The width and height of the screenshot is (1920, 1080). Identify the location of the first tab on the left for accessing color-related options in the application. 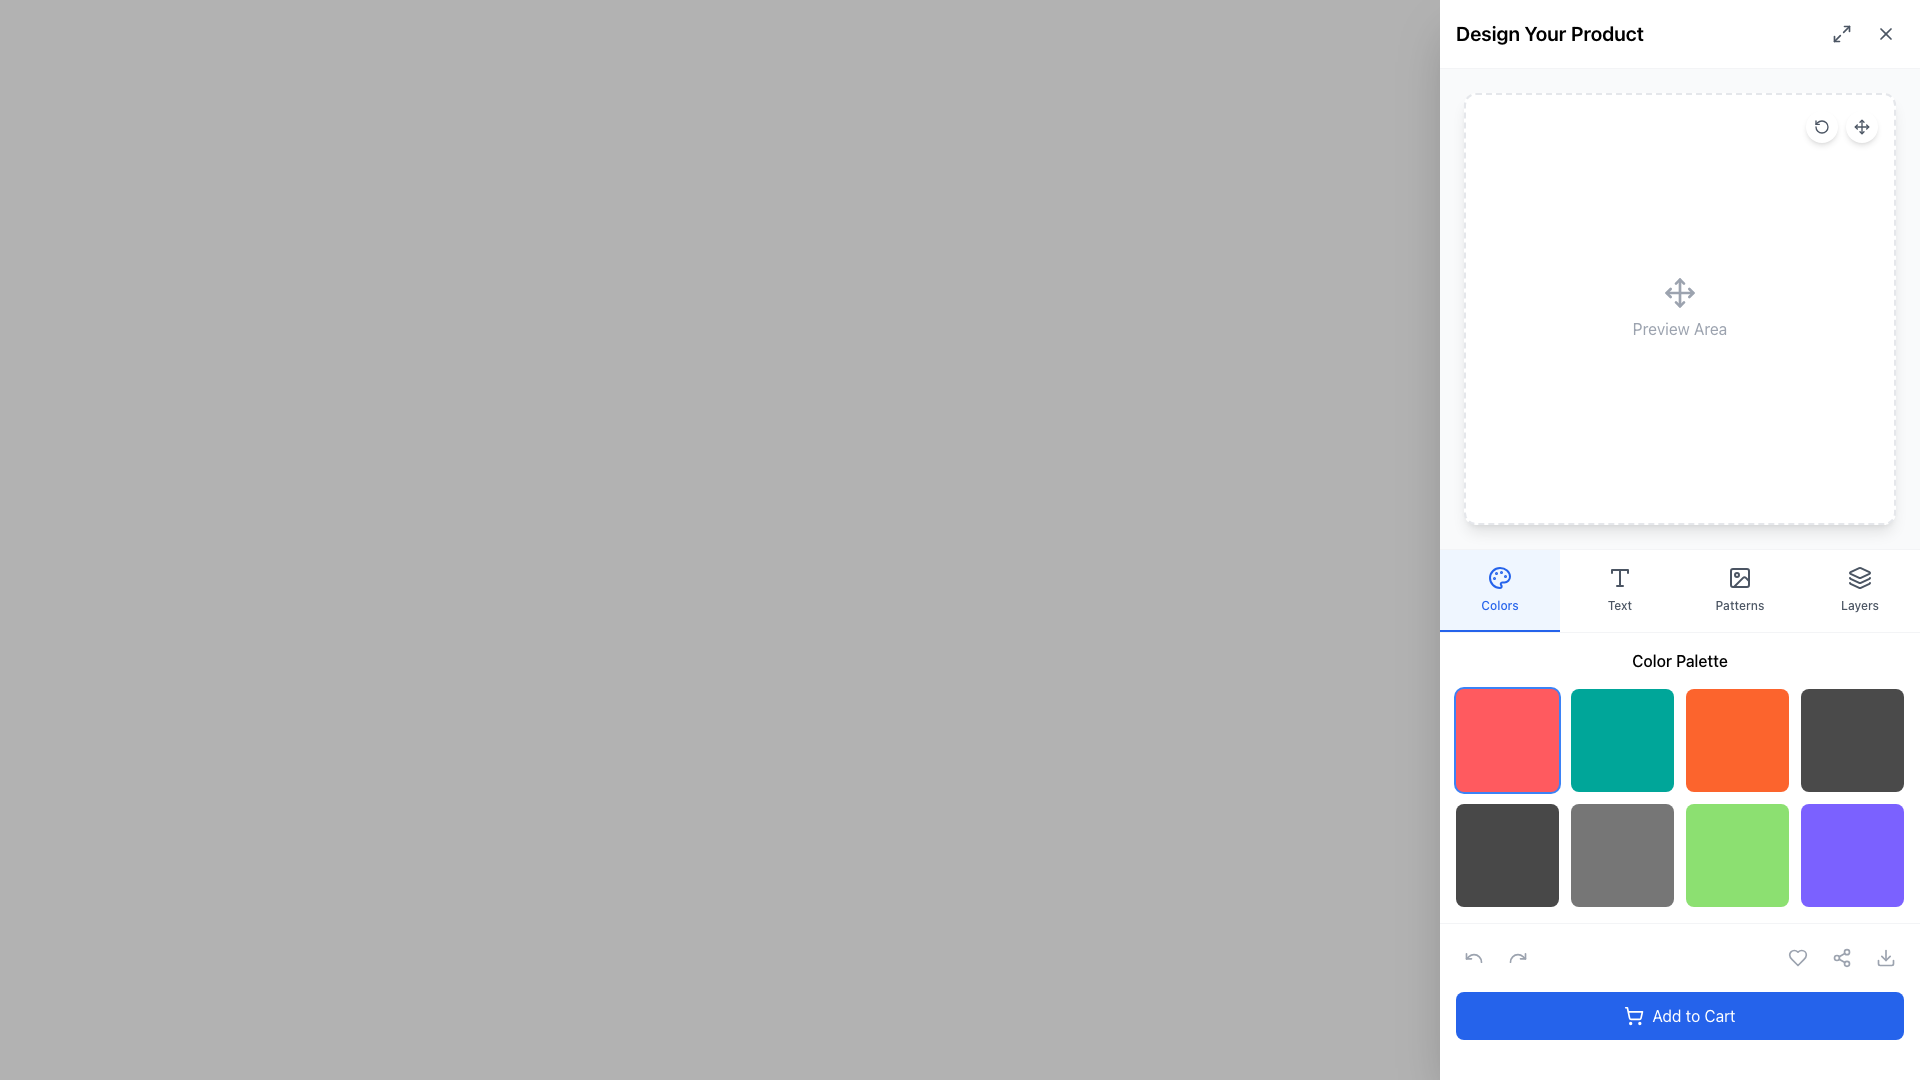
(1499, 589).